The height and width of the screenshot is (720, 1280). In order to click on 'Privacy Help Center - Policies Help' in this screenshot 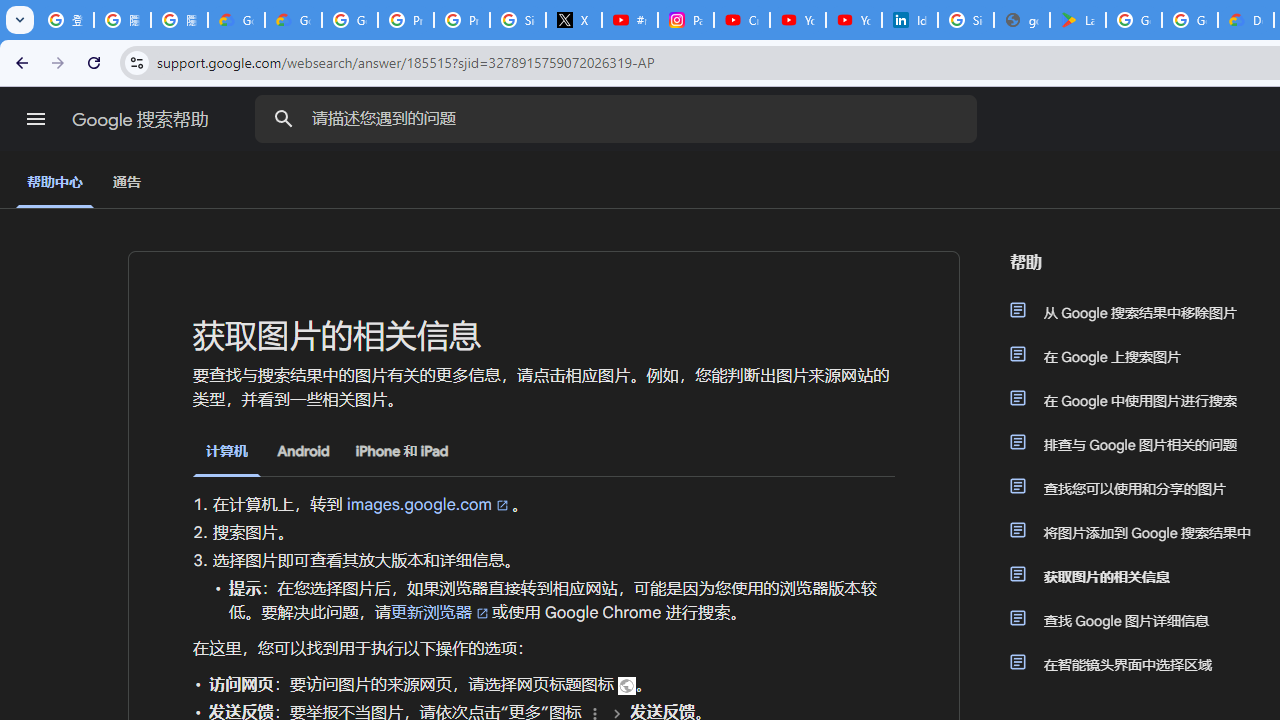, I will do `click(404, 20)`.